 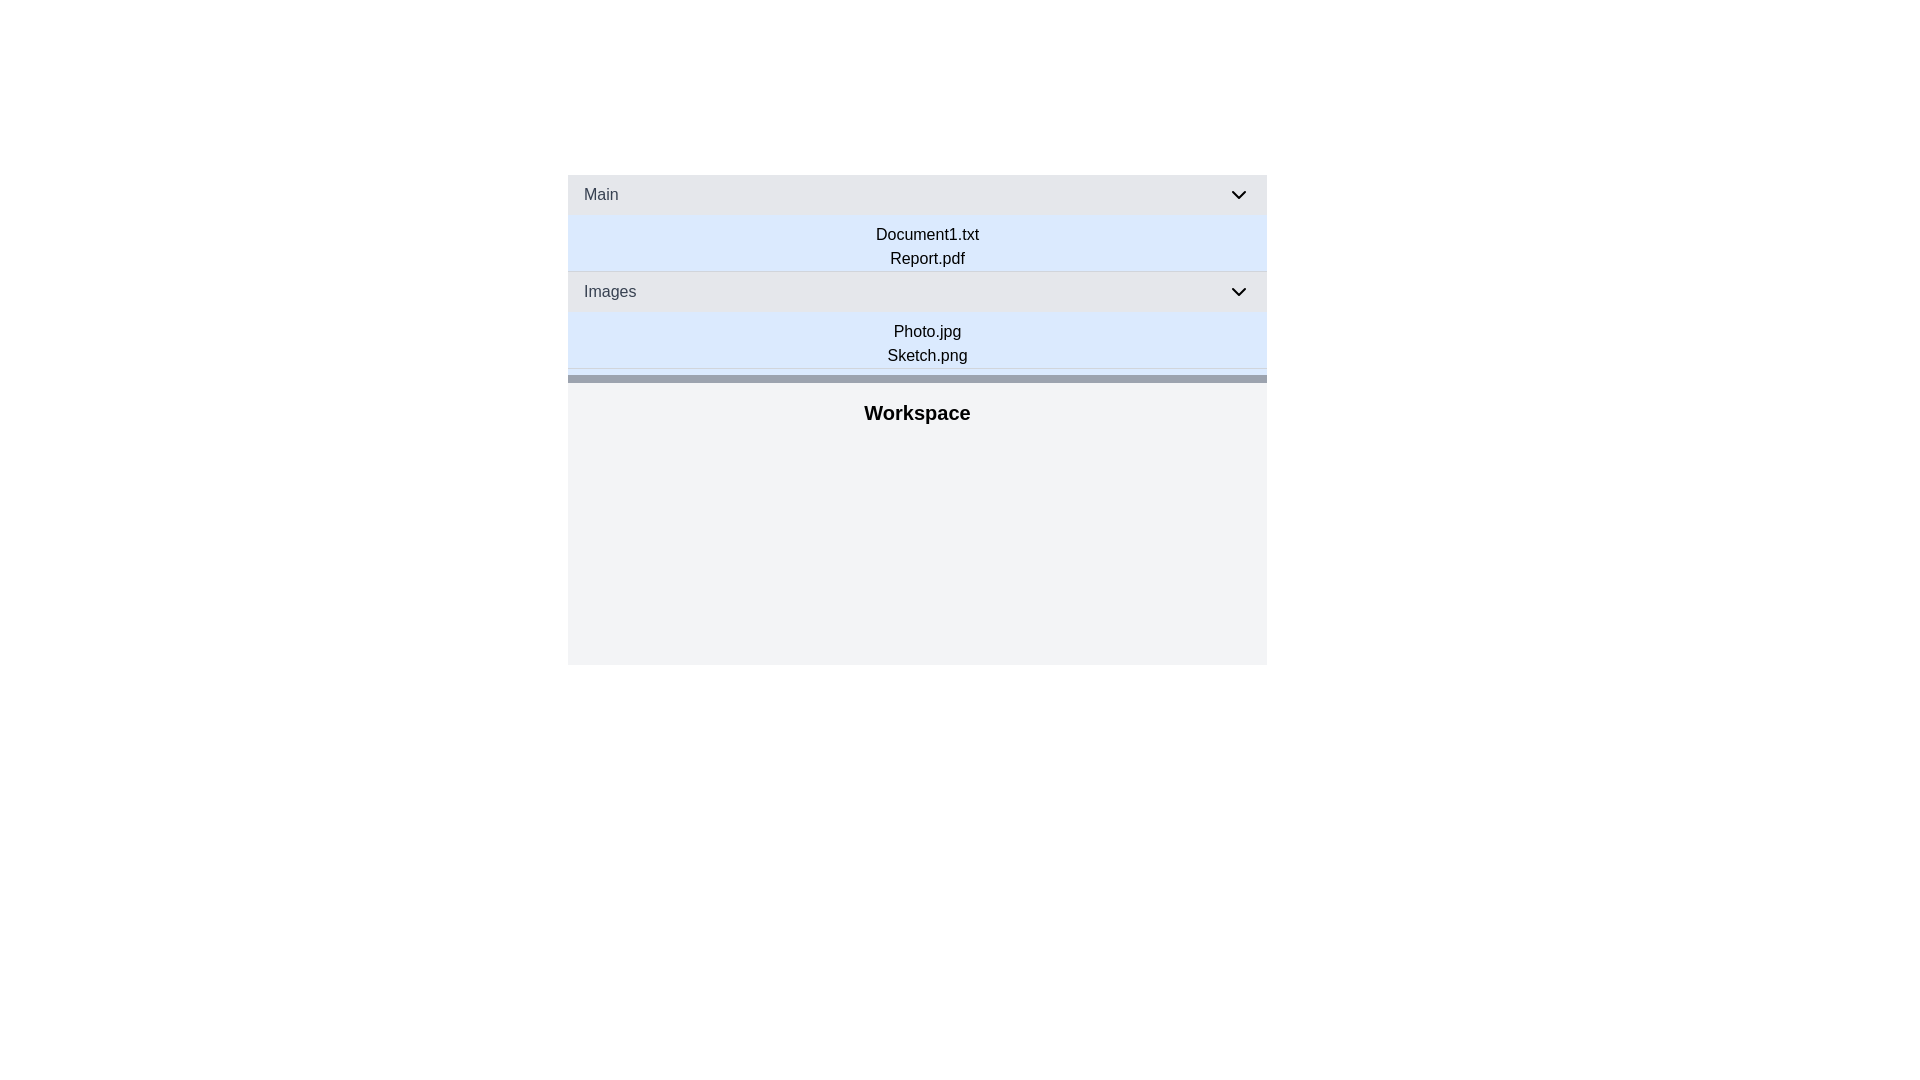 What do you see at coordinates (1237, 195) in the screenshot?
I see `the downward-pointing chevron icon in the header bar labeled 'Main'` at bounding box center [1237, 195].